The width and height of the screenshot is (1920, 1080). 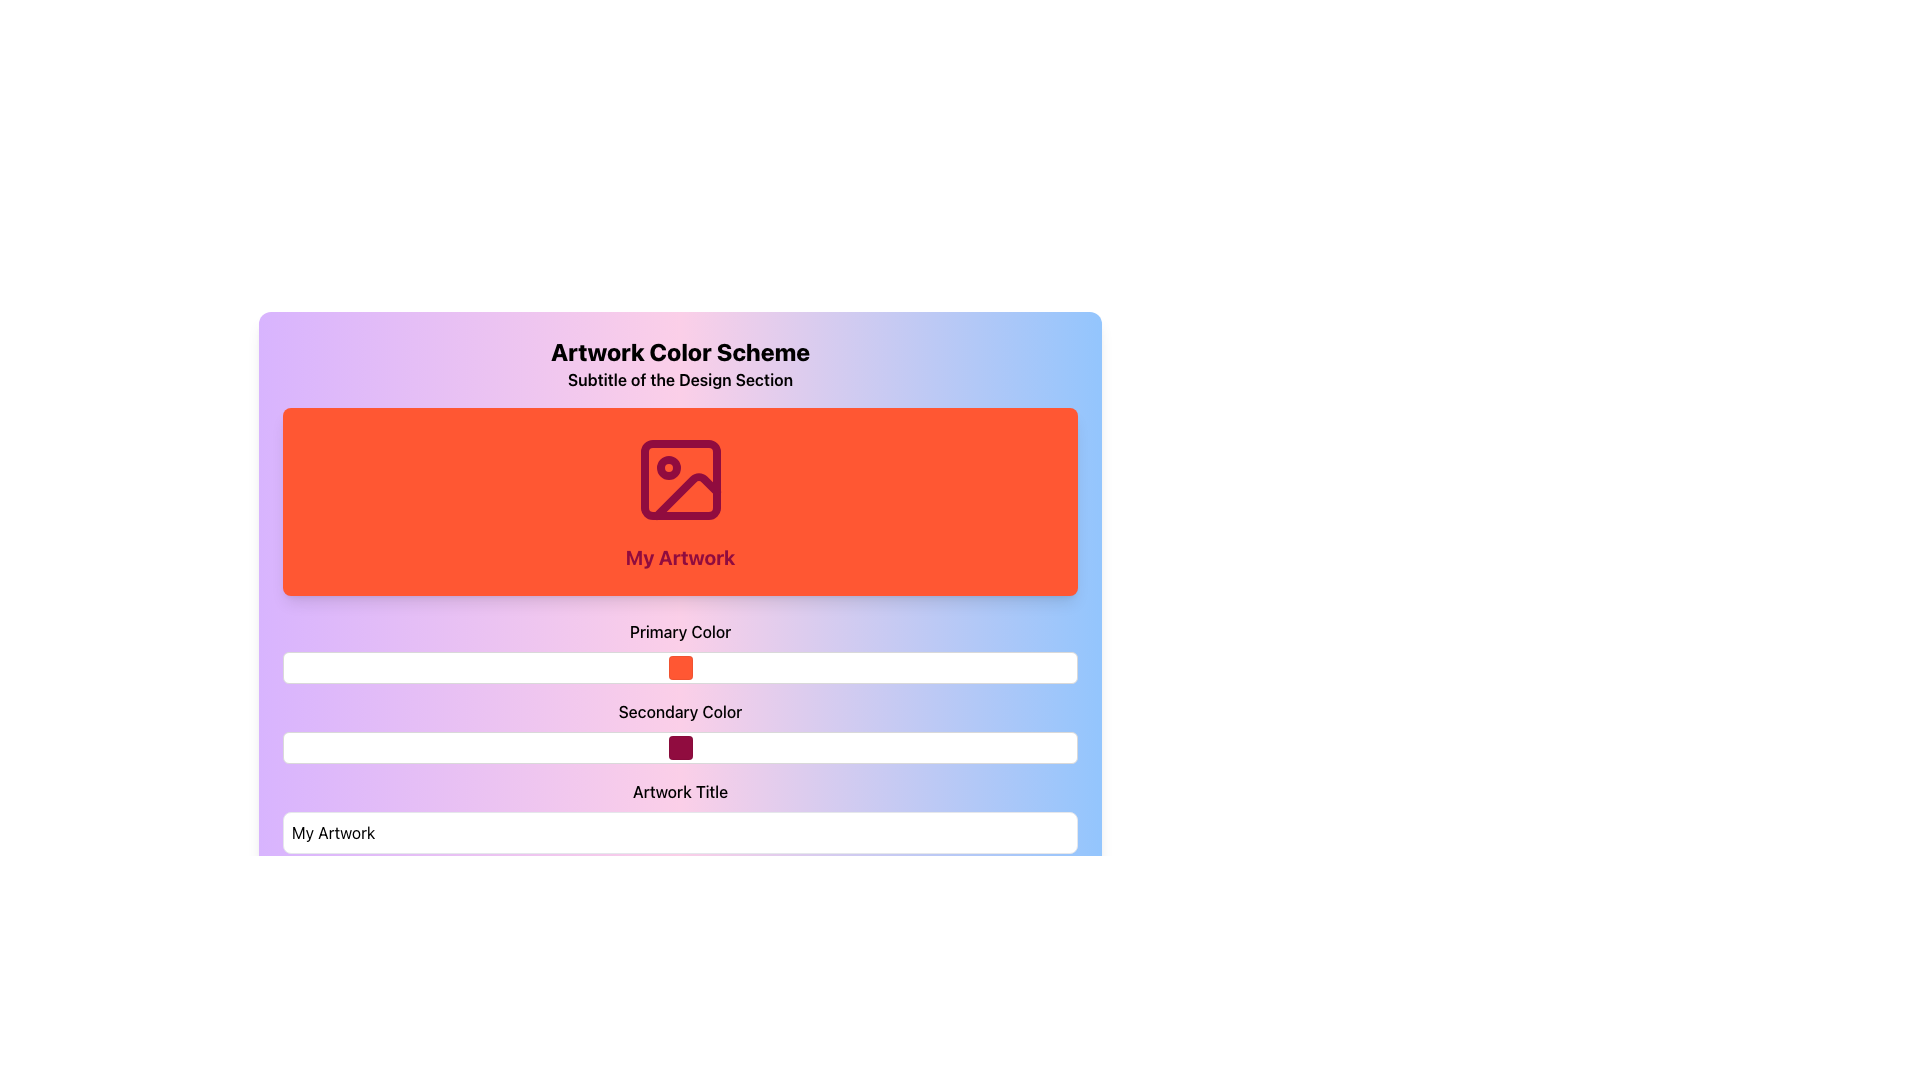 I want to click on the large, bold header text 'Artwork Color Scheme' located at the upper section of the interface, which is styled in black against a gradient background, so click(x=680, y=350).